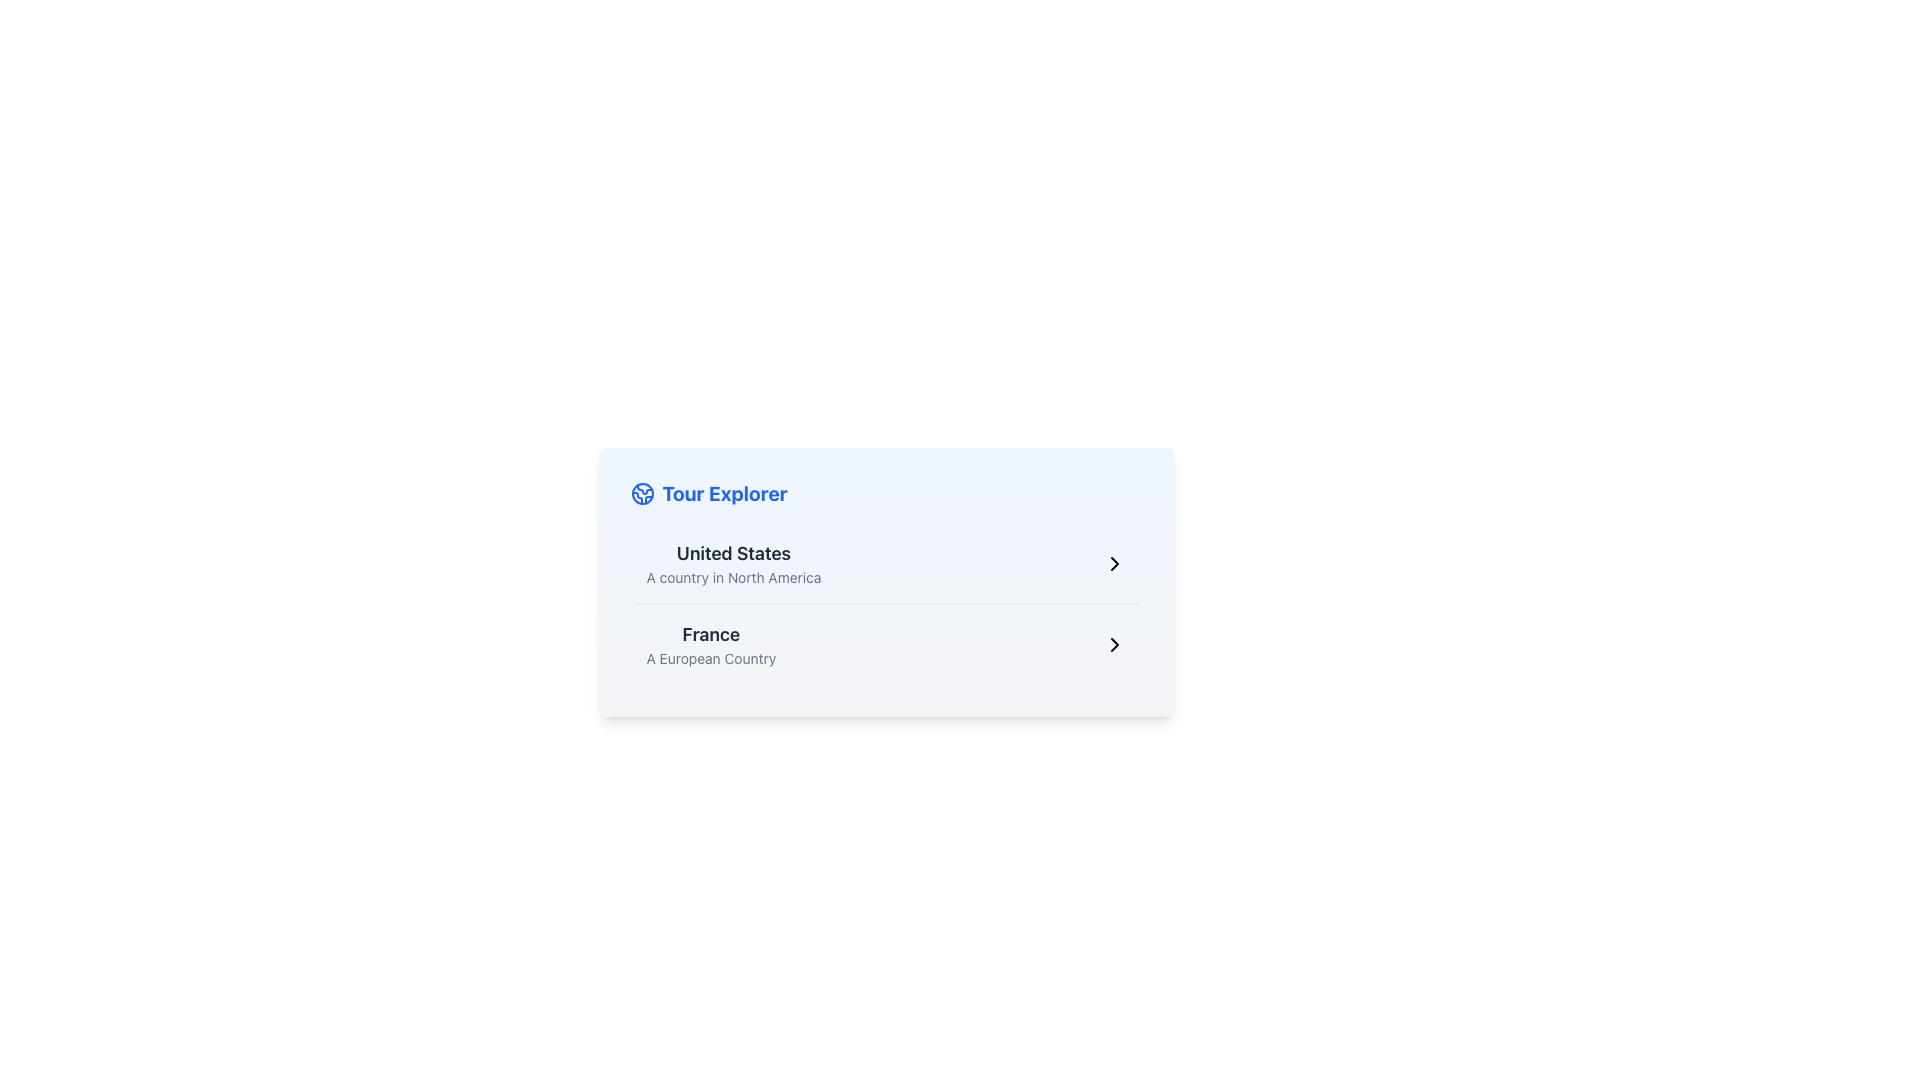  What do you see at coordinates (711, 635) in the screenshot?
I see `the static text label displaying 'France', which is positioned above the text 'A European Country' in dark gray color and bold font style` at bounding box center [711, 635].